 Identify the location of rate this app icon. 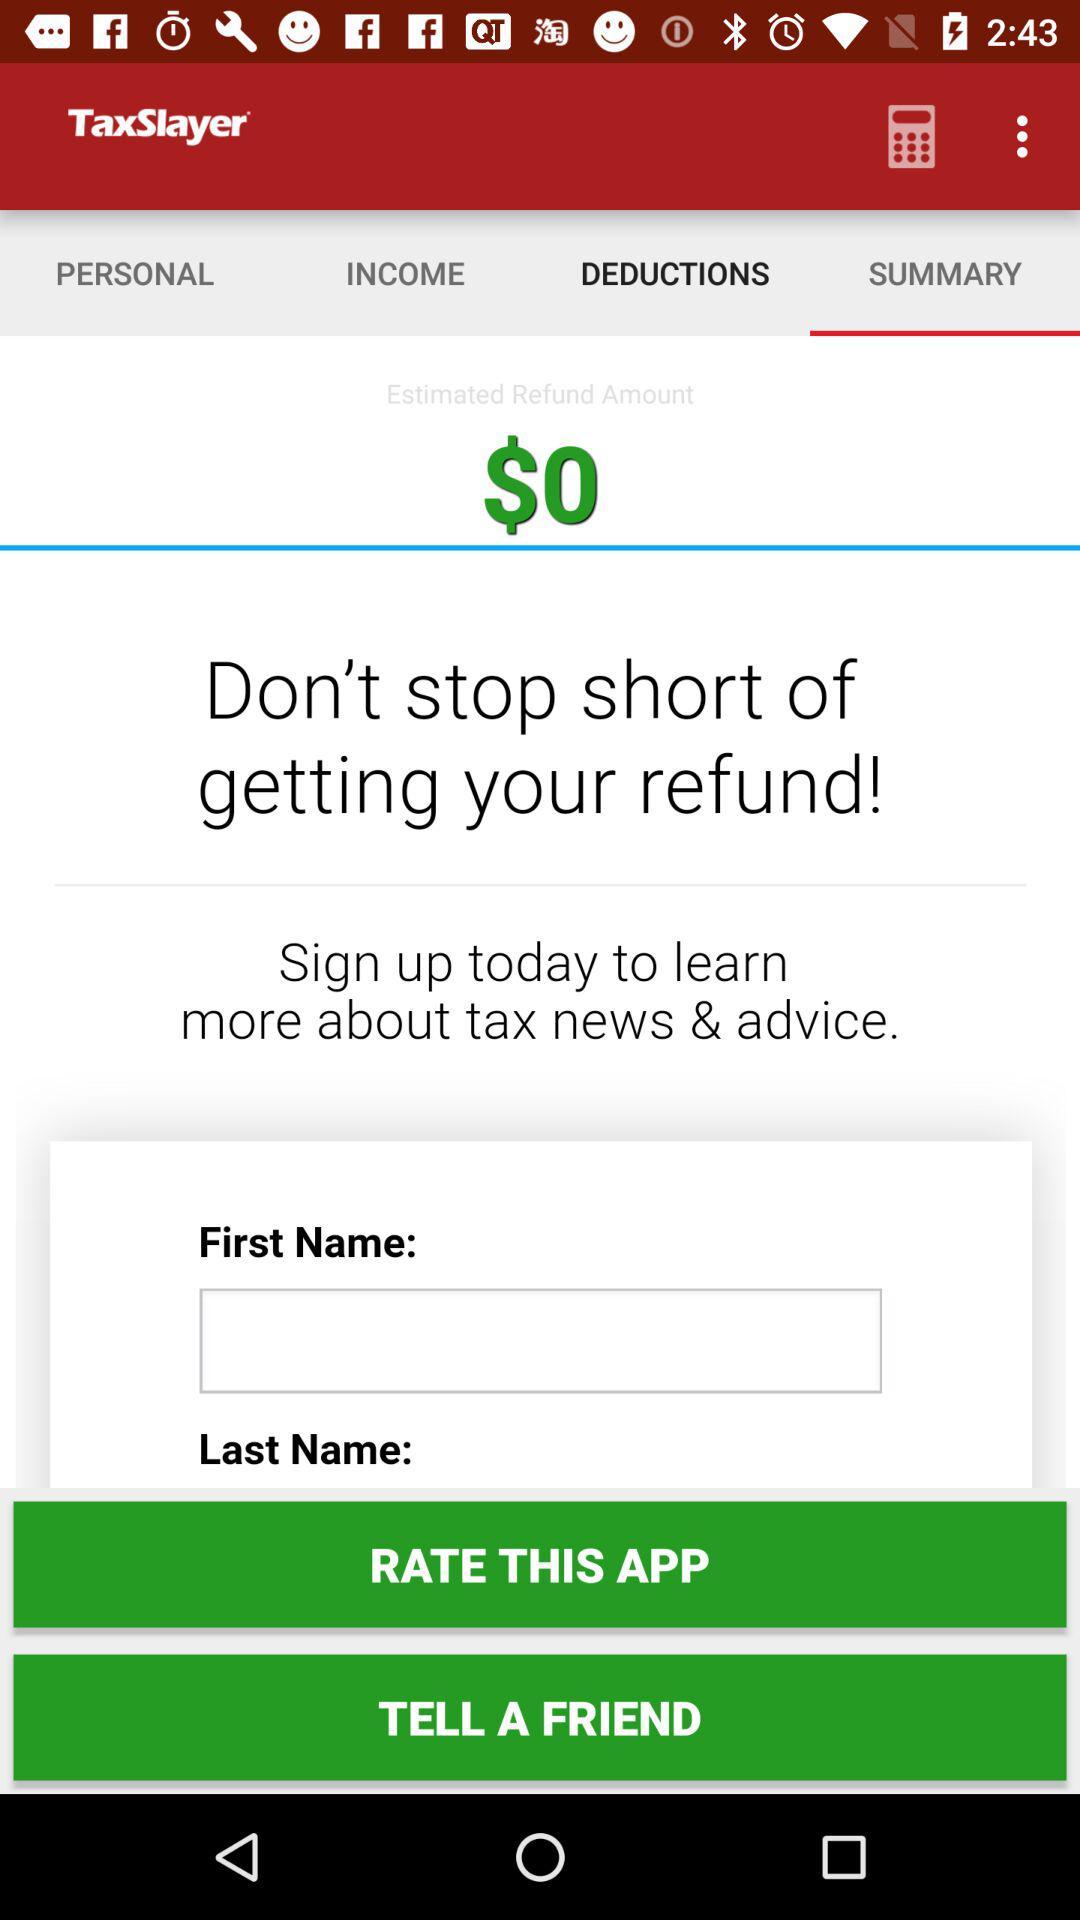
(540, 1563).